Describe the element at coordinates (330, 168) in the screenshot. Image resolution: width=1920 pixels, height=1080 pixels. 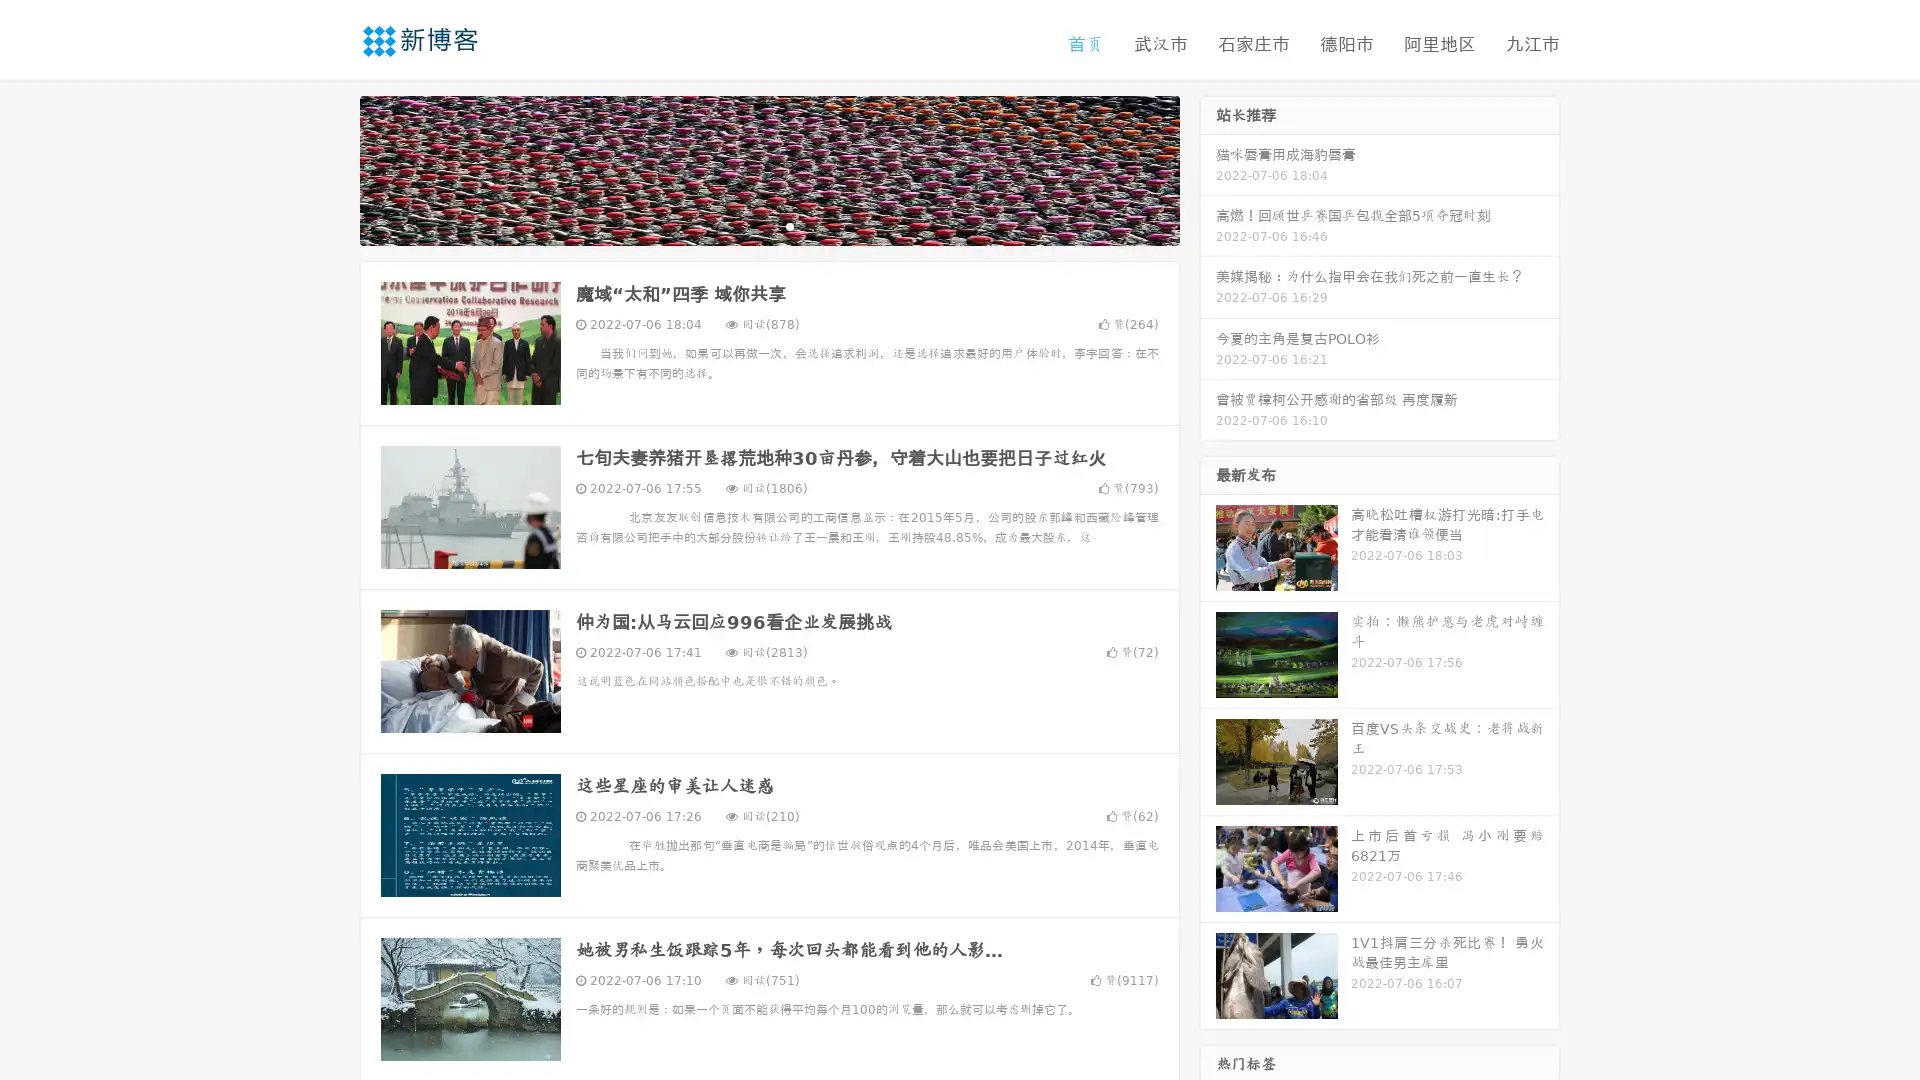
I see `Previous slide` at that location.